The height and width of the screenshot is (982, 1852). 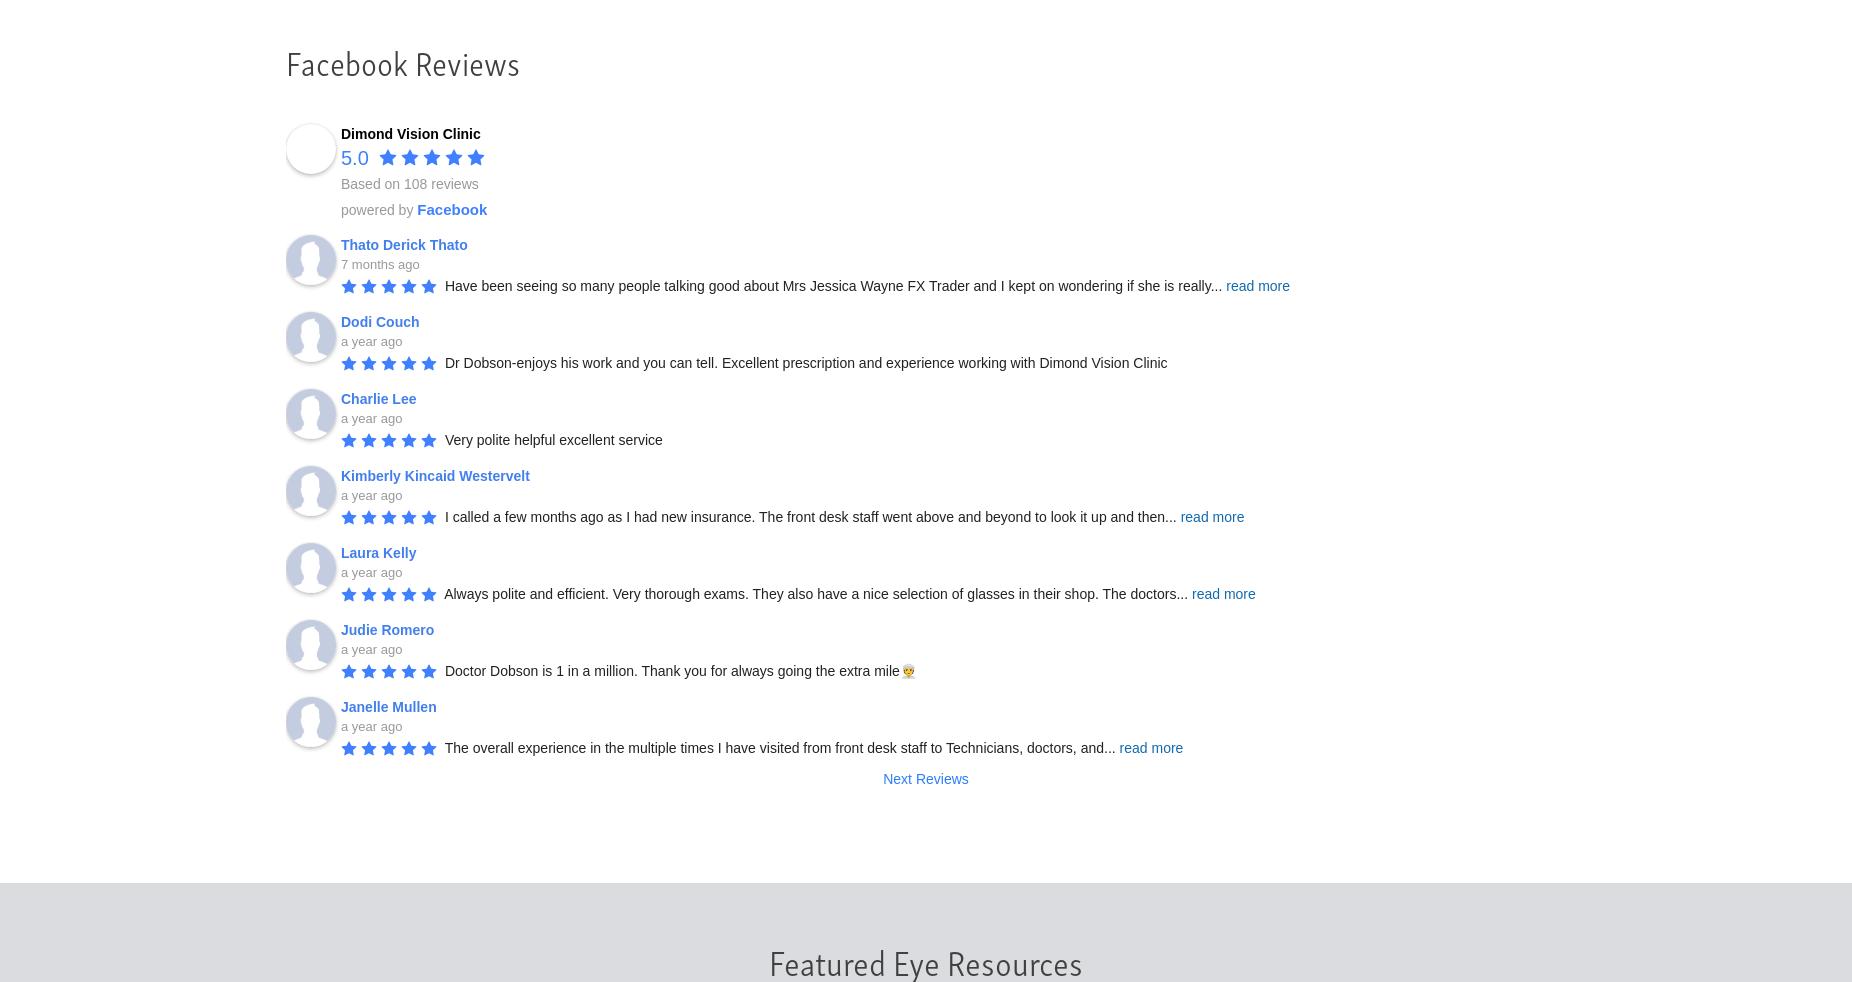 I want to click on 'Dr Dobson-enjoys his work and you can tell. Excellent prescription and experience working with Dimond Vision Clinic', so click(x=443, y=361).